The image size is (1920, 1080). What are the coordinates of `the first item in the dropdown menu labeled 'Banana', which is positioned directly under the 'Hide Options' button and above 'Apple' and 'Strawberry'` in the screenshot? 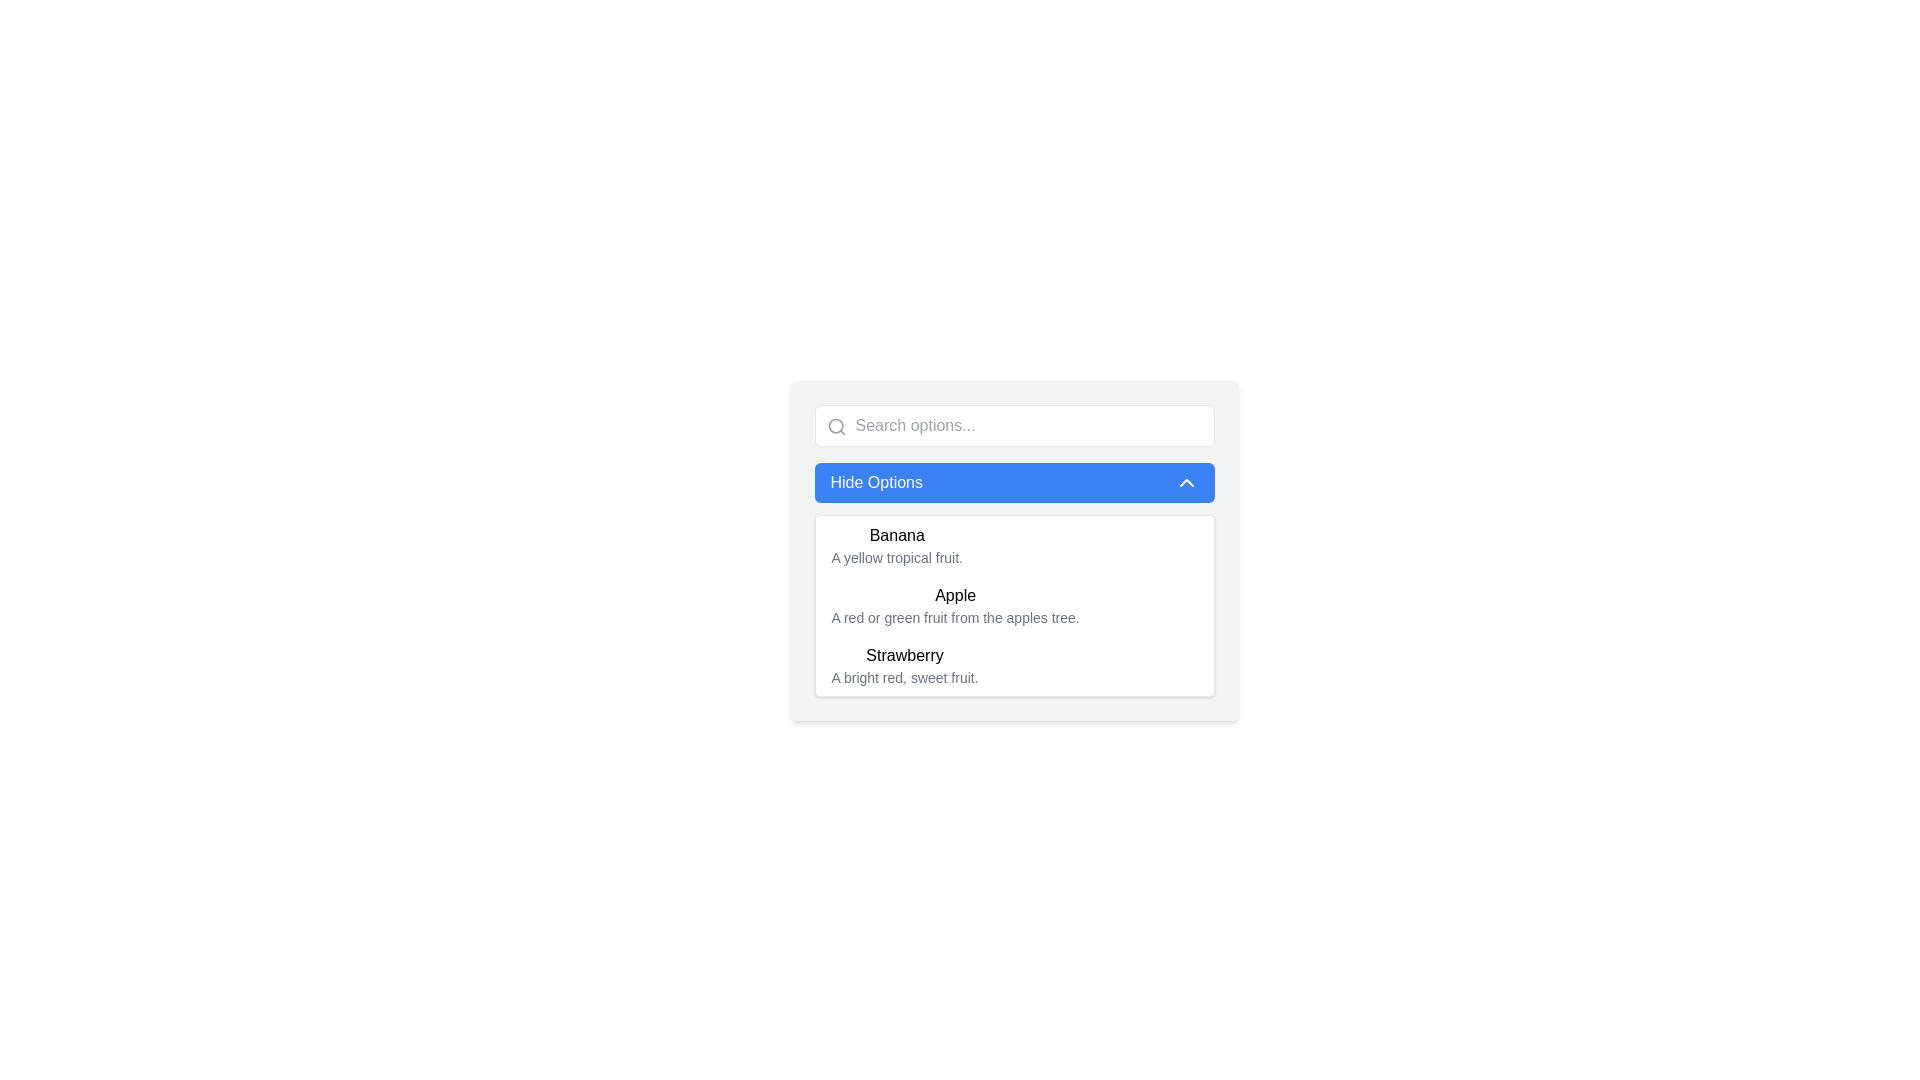 It's located at (896, 546).